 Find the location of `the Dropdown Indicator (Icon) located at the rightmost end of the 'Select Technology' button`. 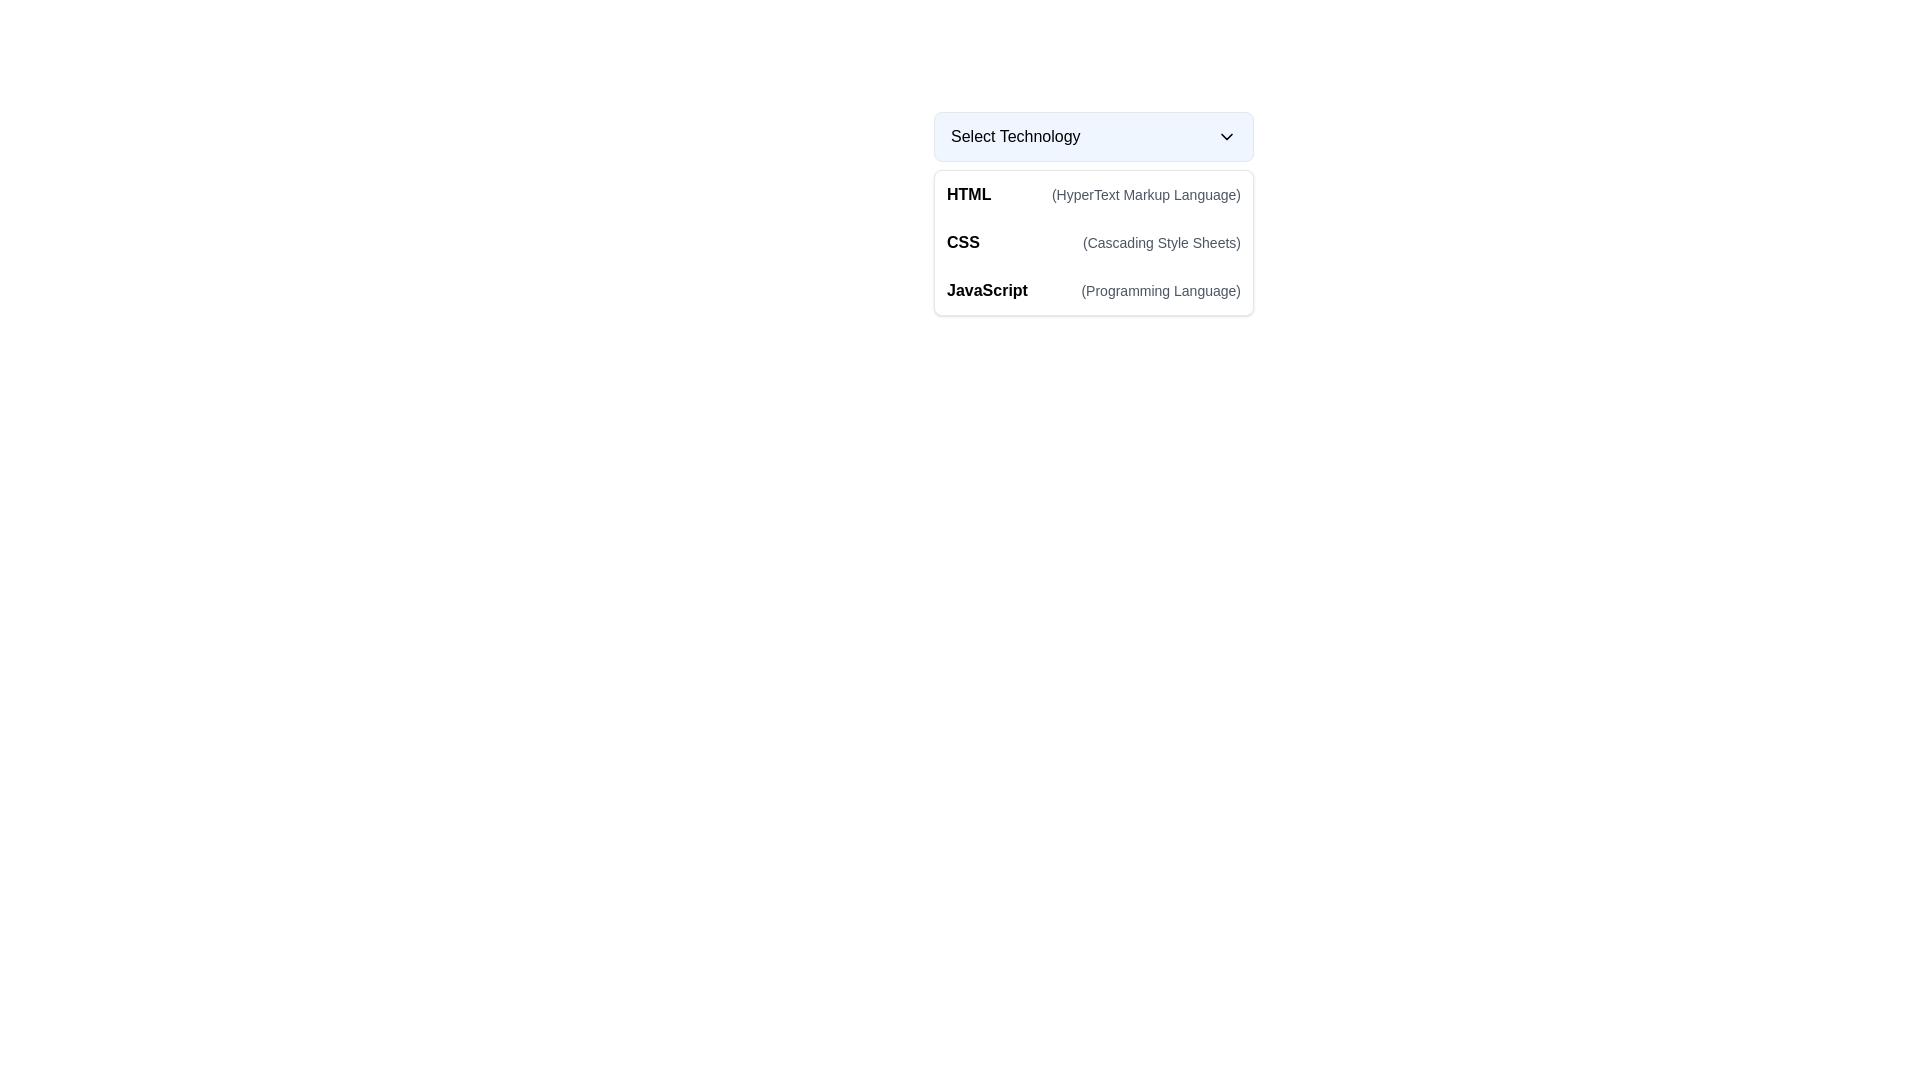

the Dropdown Indicator (Icon) located at the rightmost end of the 'Select Technology' button is located at coordinates (1226, 136).